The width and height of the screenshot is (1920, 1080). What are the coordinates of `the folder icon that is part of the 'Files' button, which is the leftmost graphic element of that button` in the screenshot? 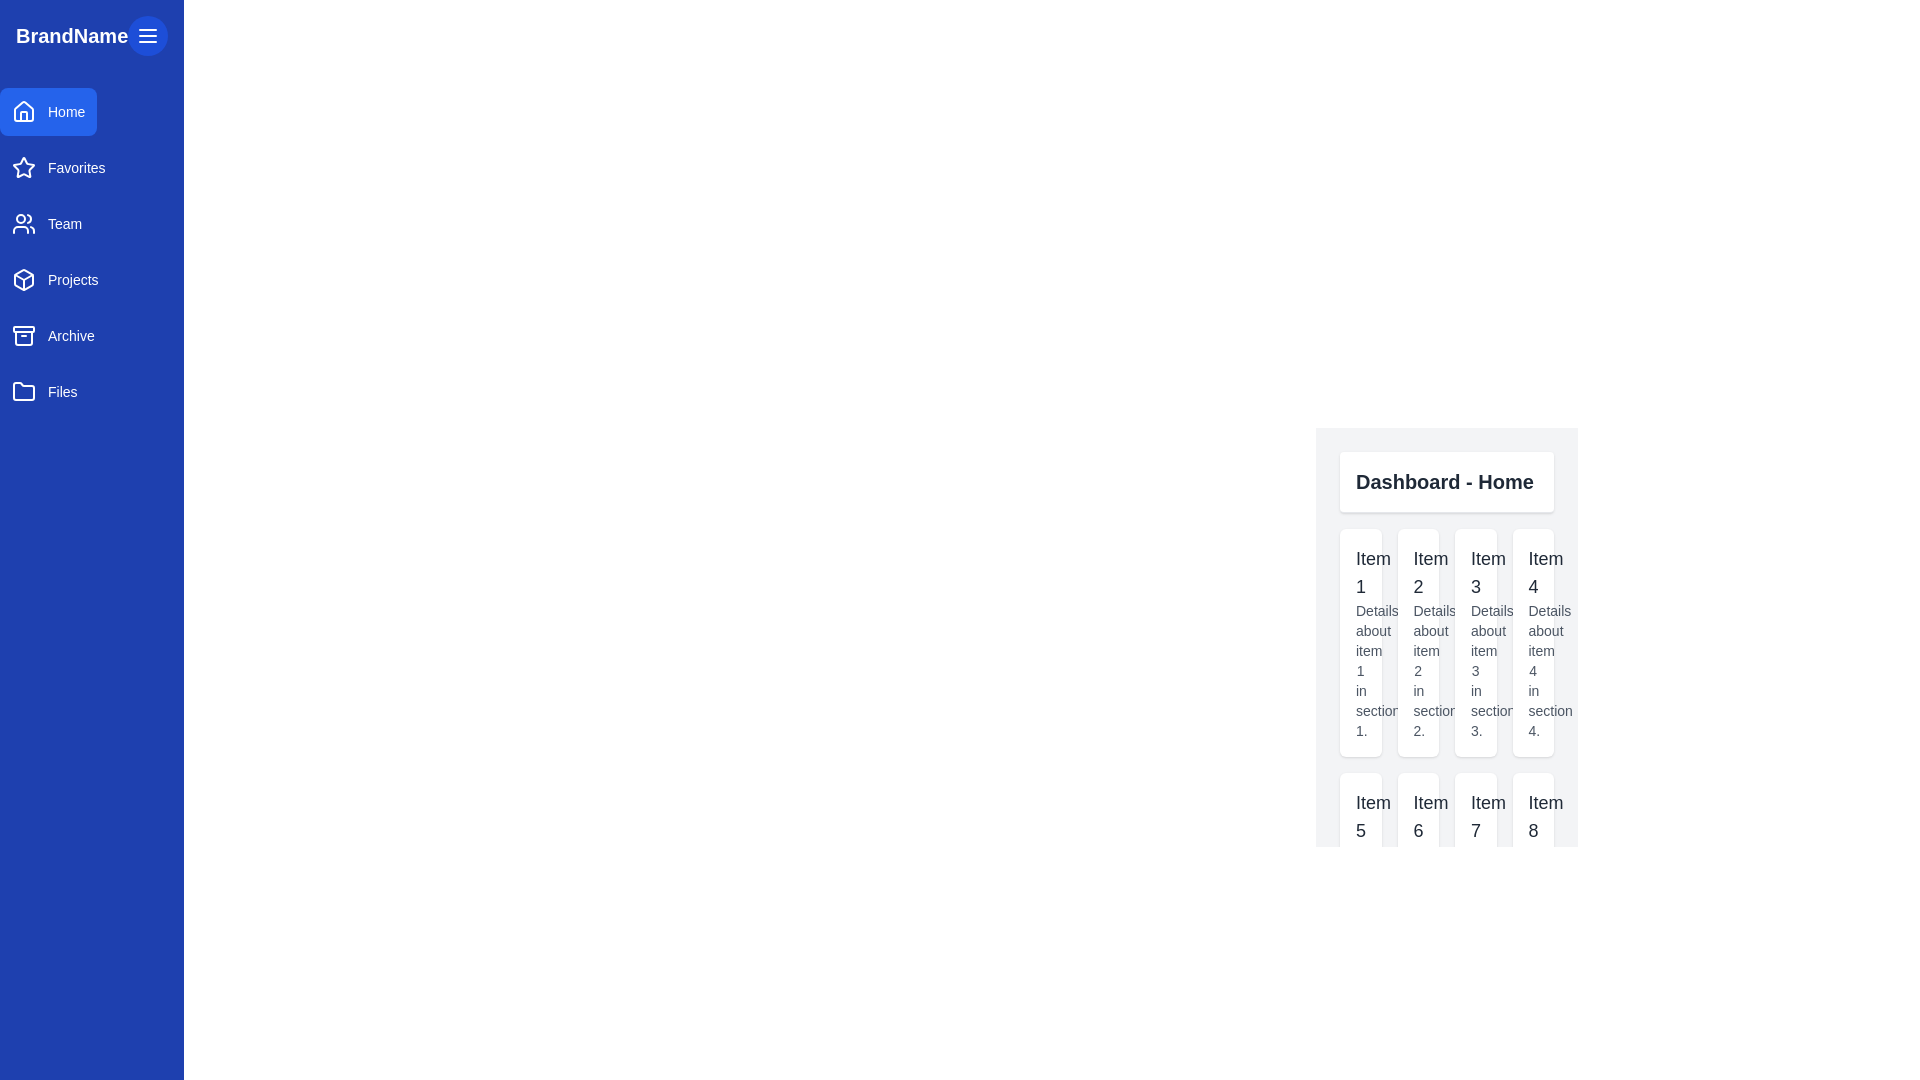 It's located at (24, 392).